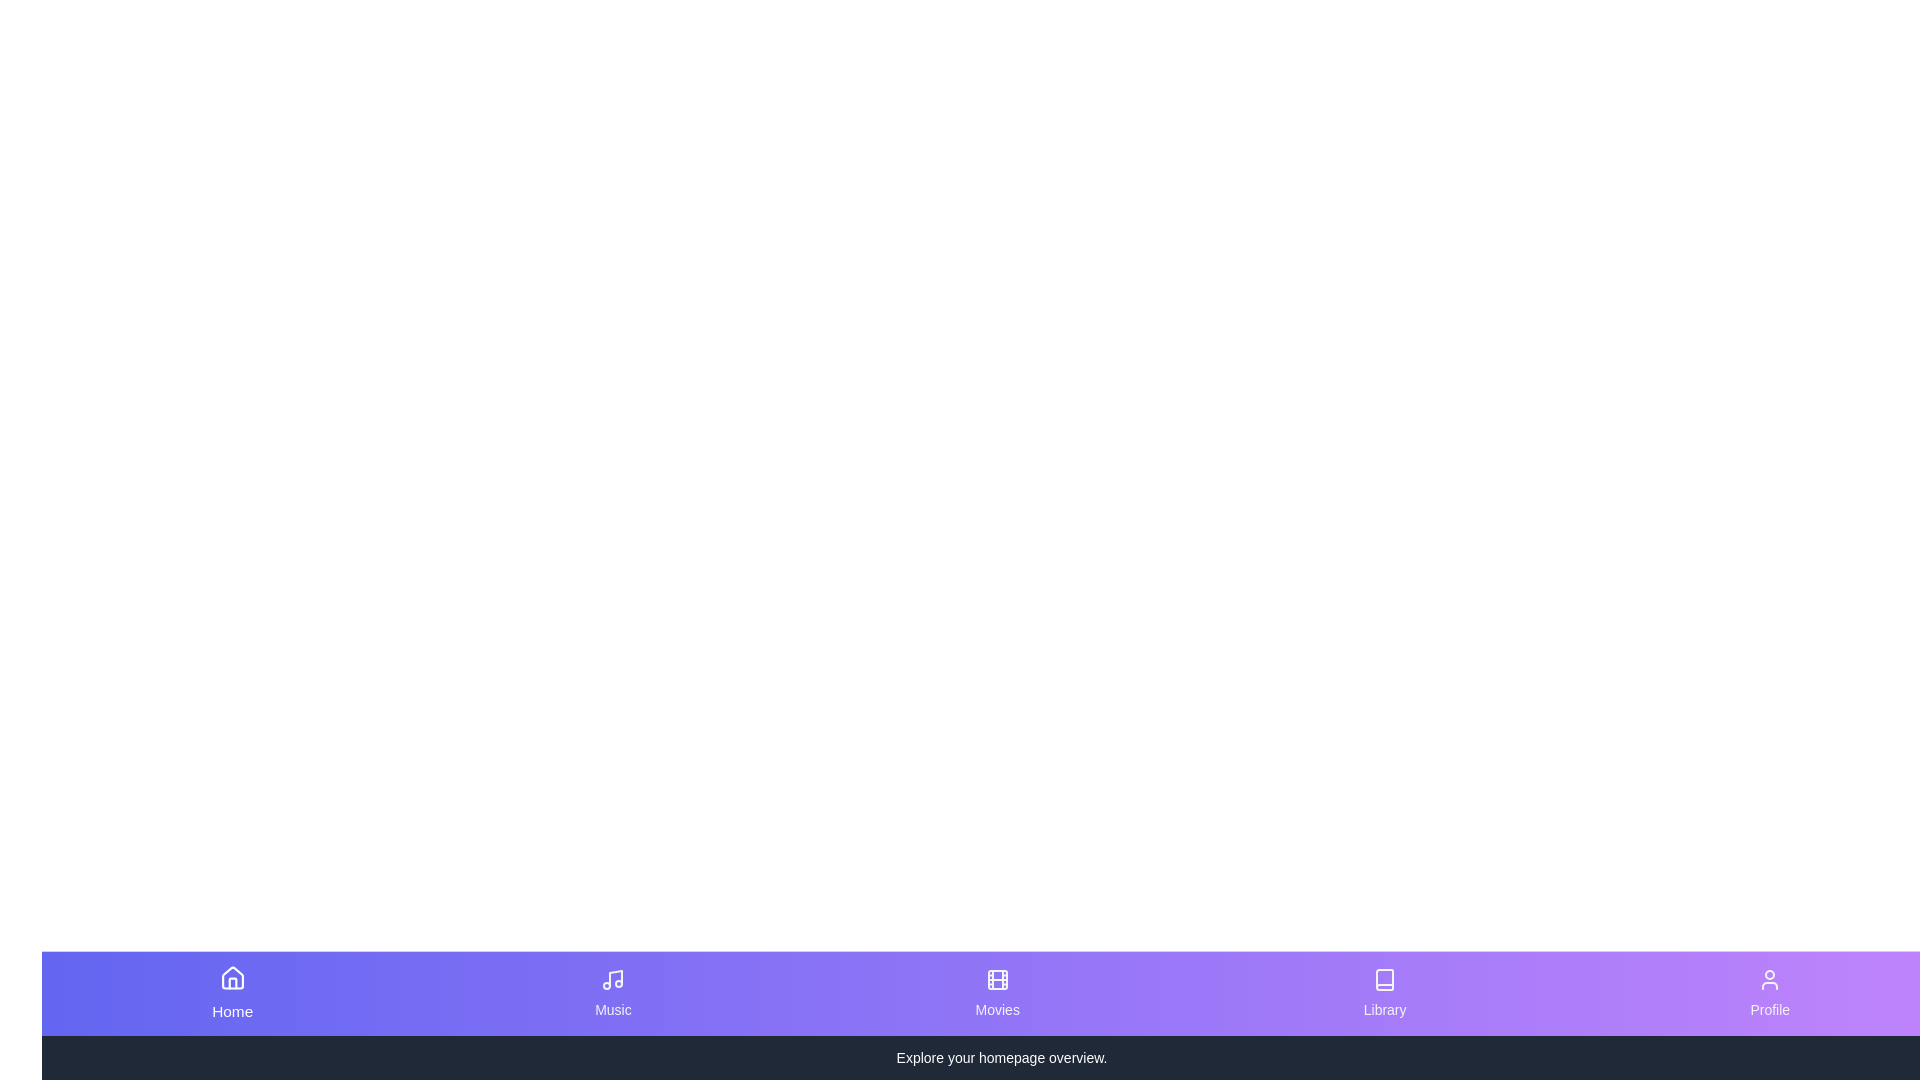  What do you see at coordinates (612, 994) in the screenshot?
I see `the tab labeled Music to see the hover effect` at bounding box center [612, 994].